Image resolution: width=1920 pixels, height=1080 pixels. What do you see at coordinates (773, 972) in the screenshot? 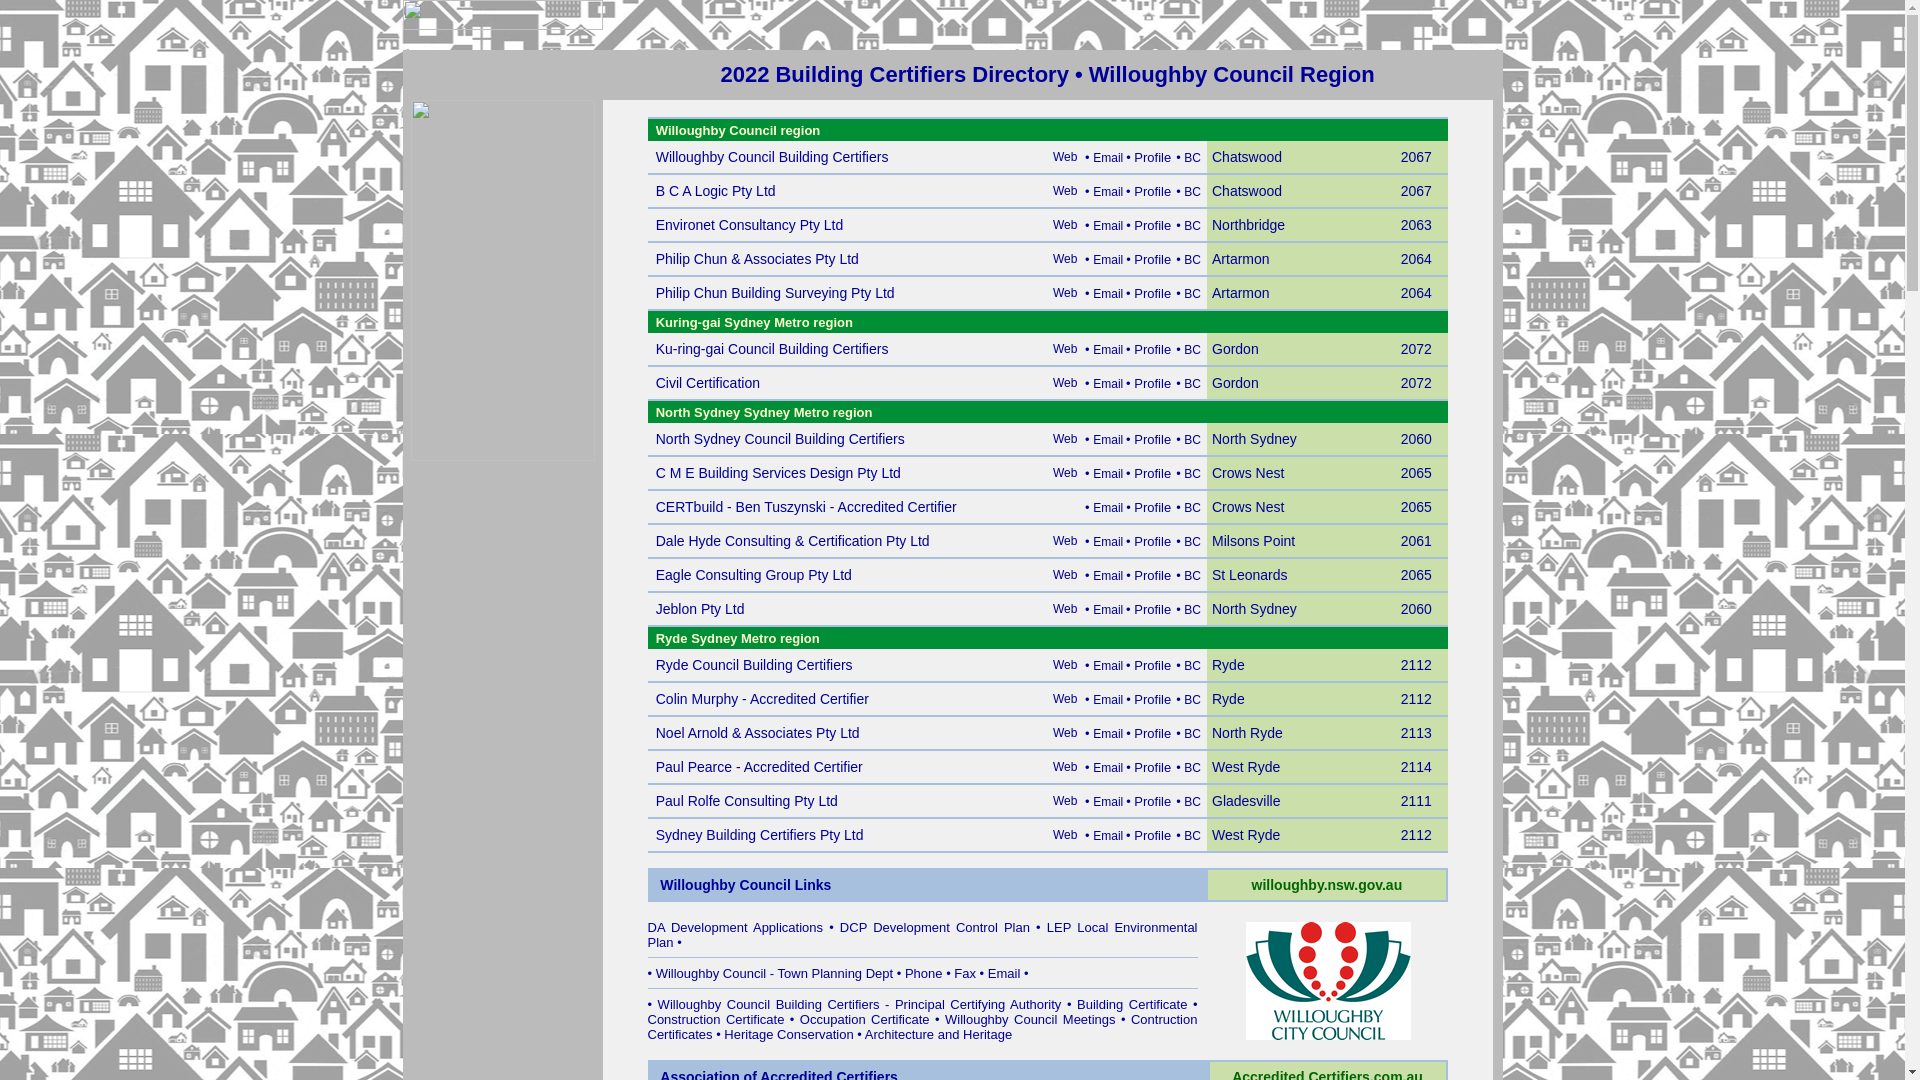
I see `'Willoughby Council - Town Planning Dept'` at bounding box center [773, 972].